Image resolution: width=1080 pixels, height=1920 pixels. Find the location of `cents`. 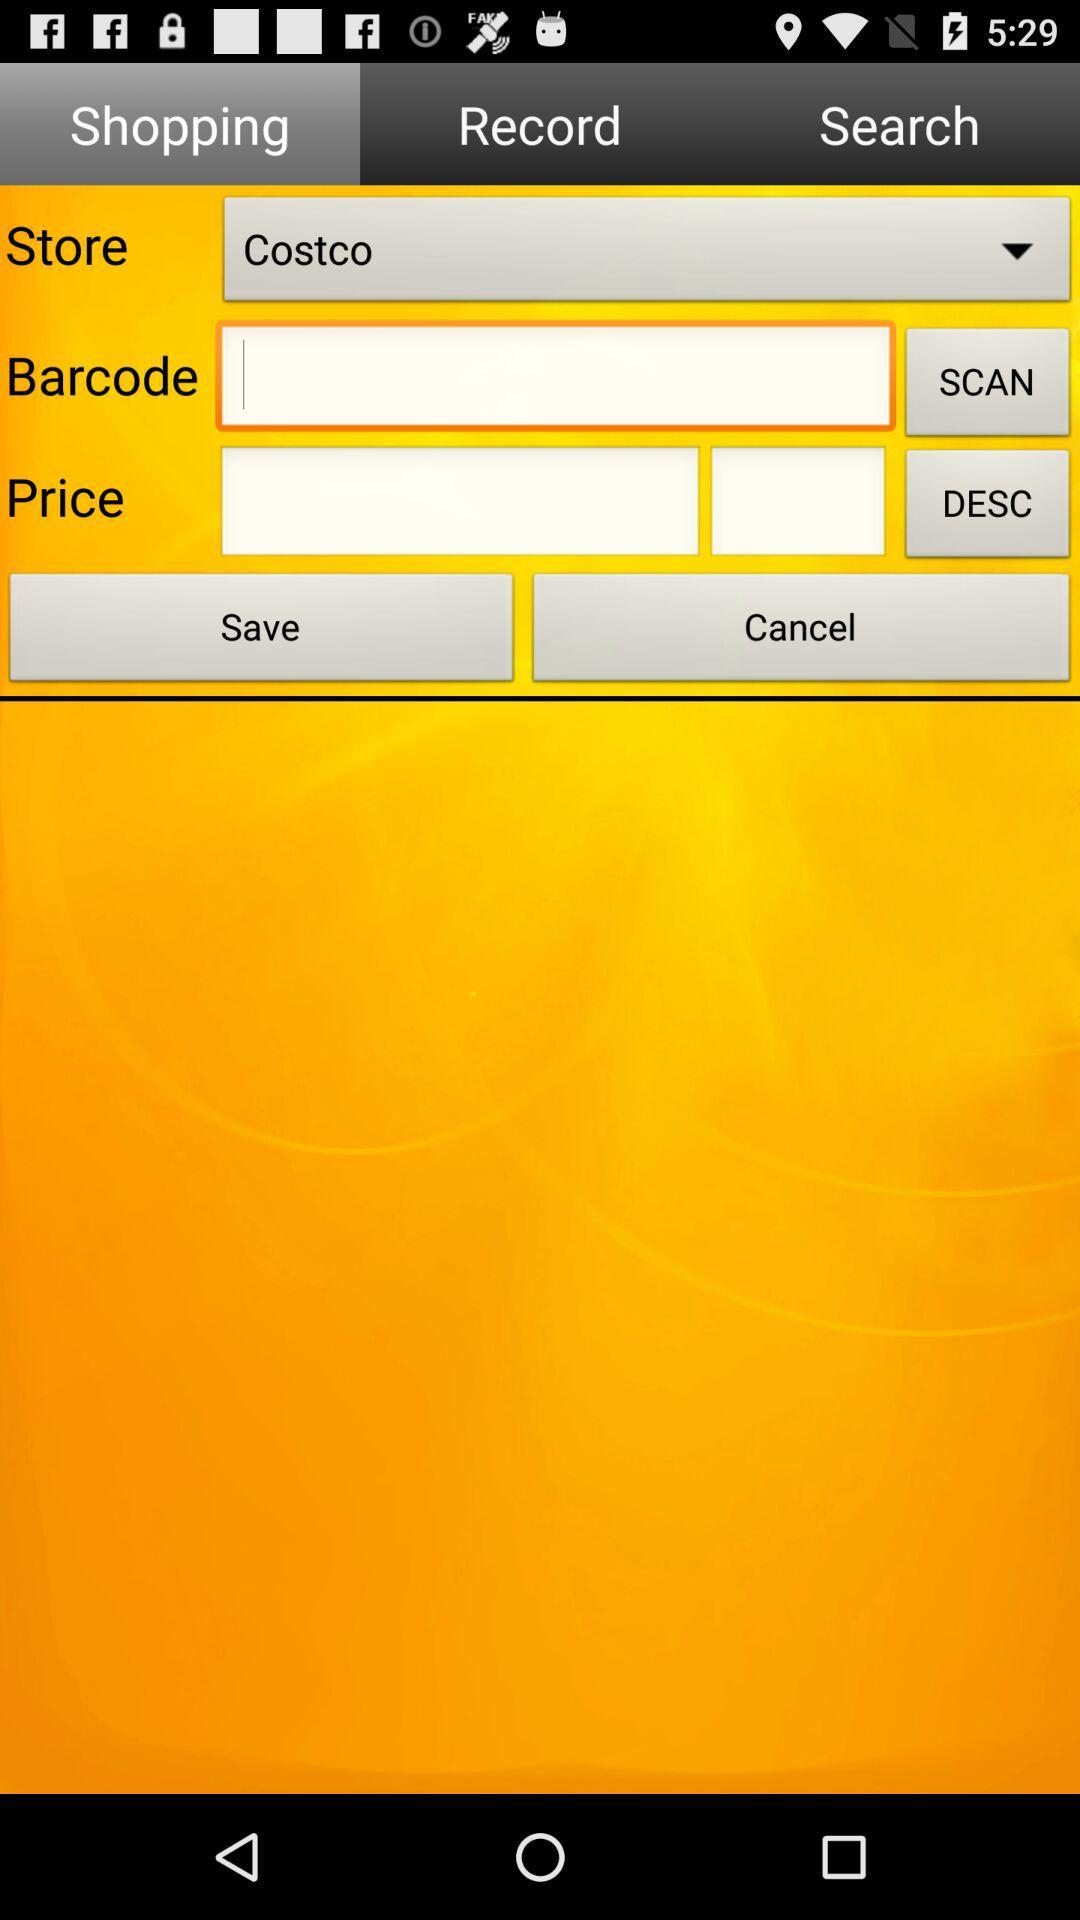

cents is located at coordinates (797, 507).